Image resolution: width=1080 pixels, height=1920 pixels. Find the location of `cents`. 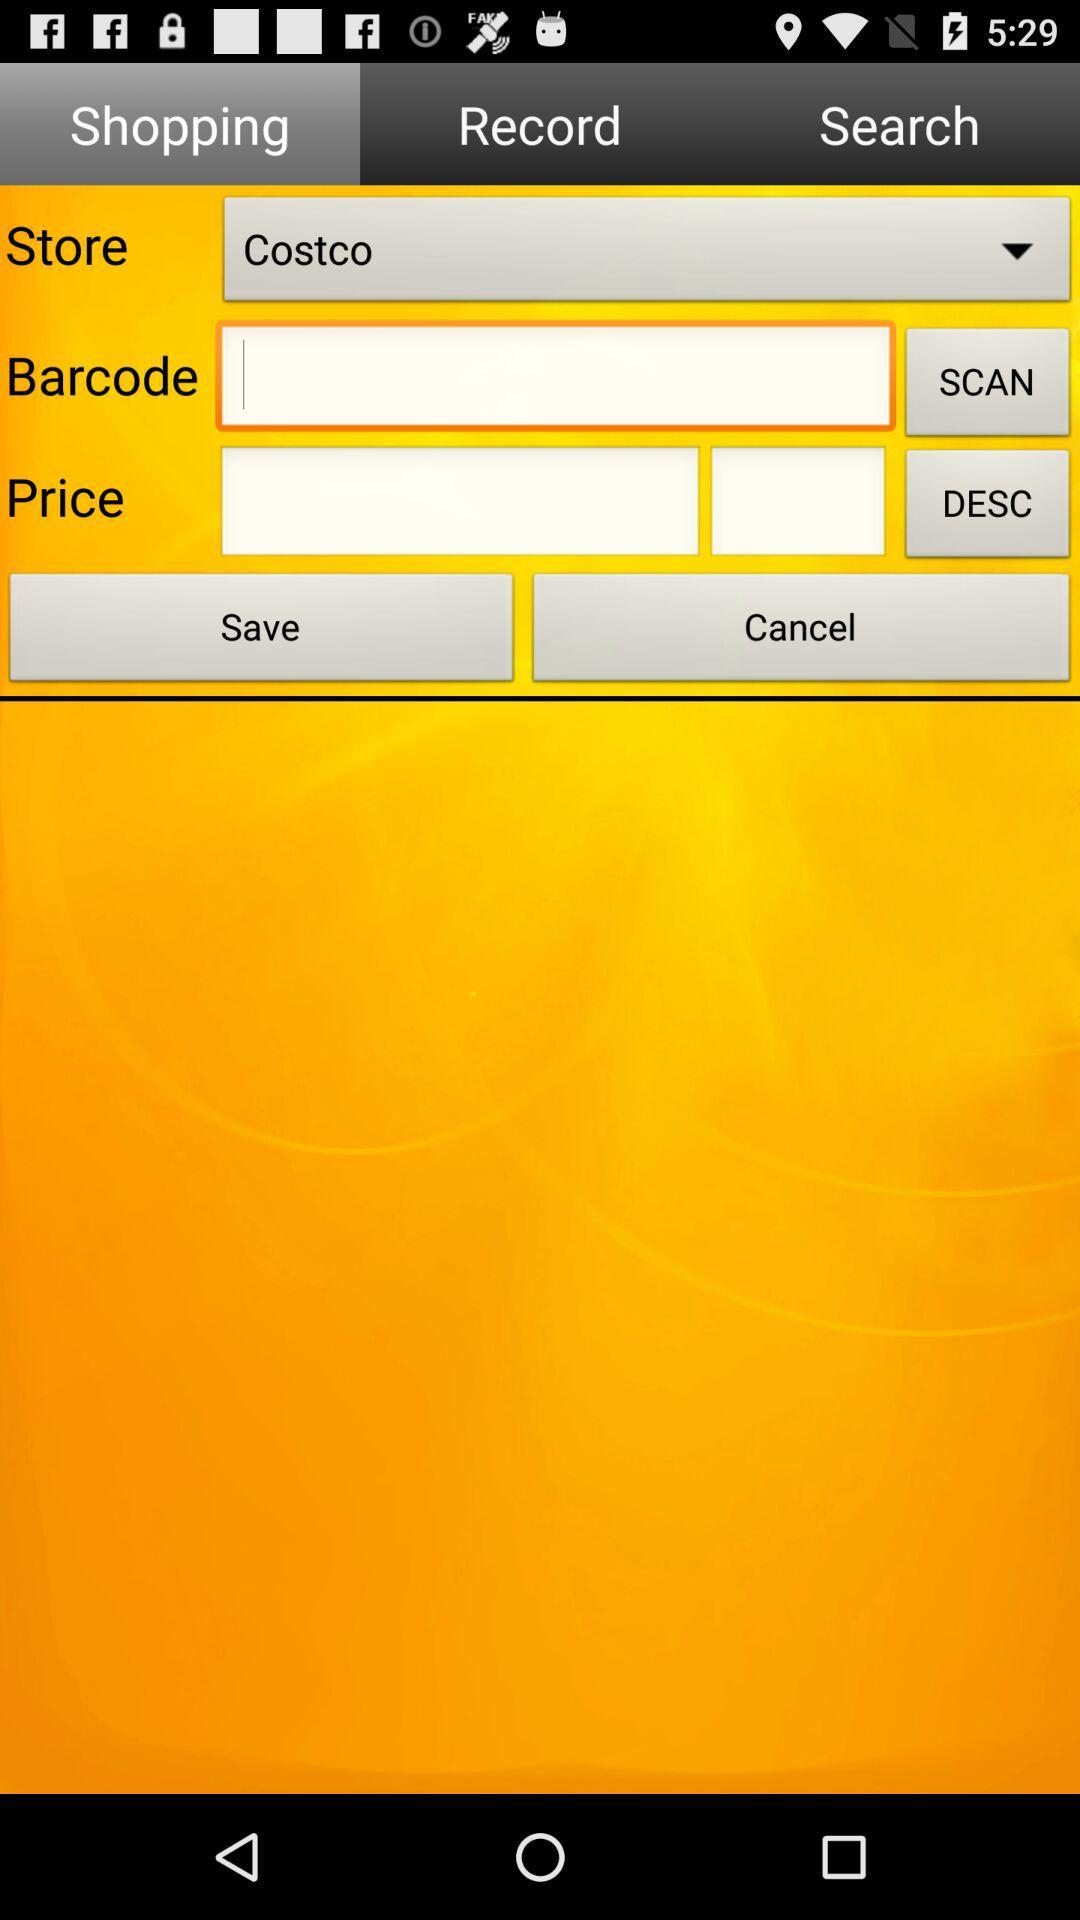

cents is located at coordinates (797, 507).